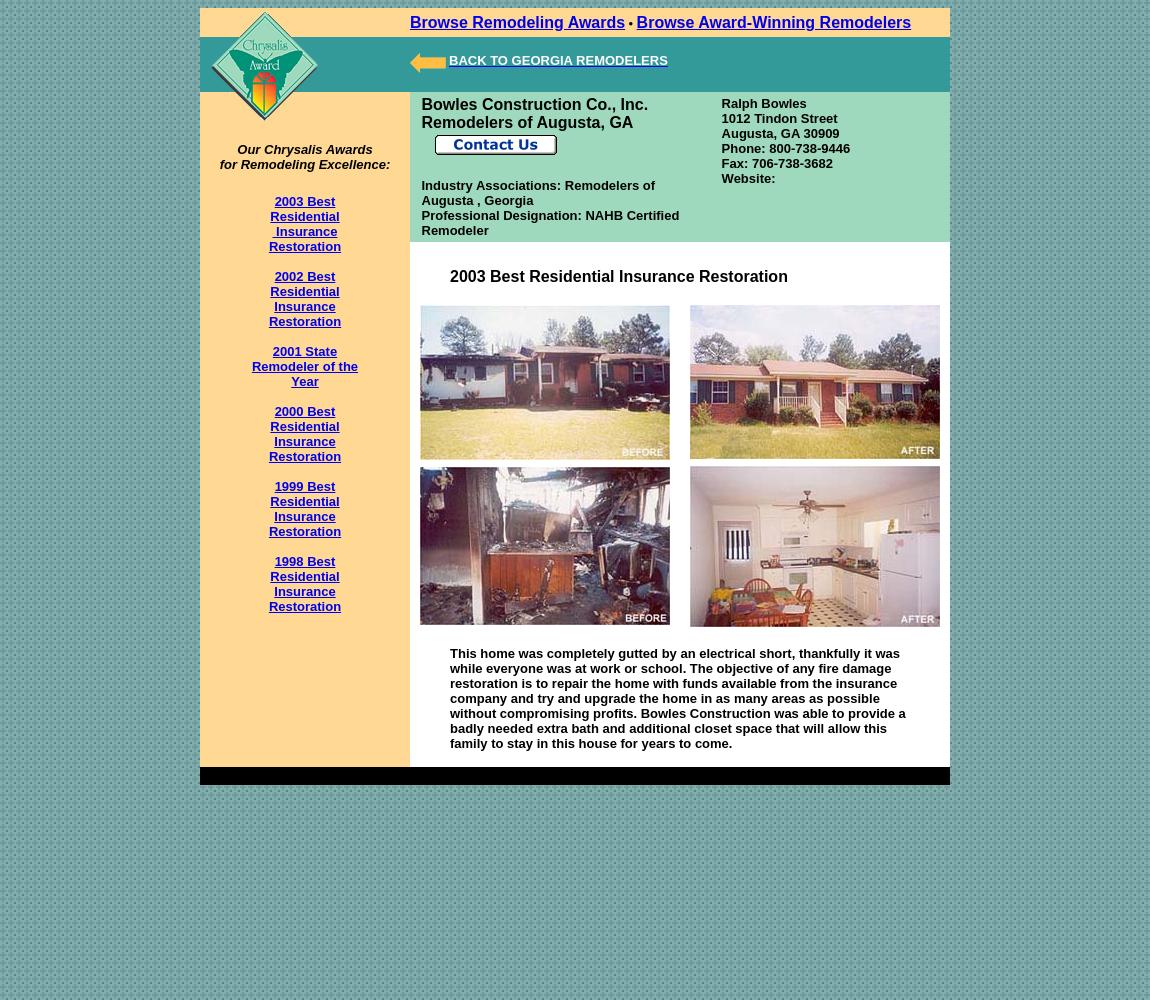 This screenshot has height=1000, width=1150. What do you see at coordinates (269, 283) in the screenshot?
I see `'2002 Best Residential'` at bounding box center [269, 283].